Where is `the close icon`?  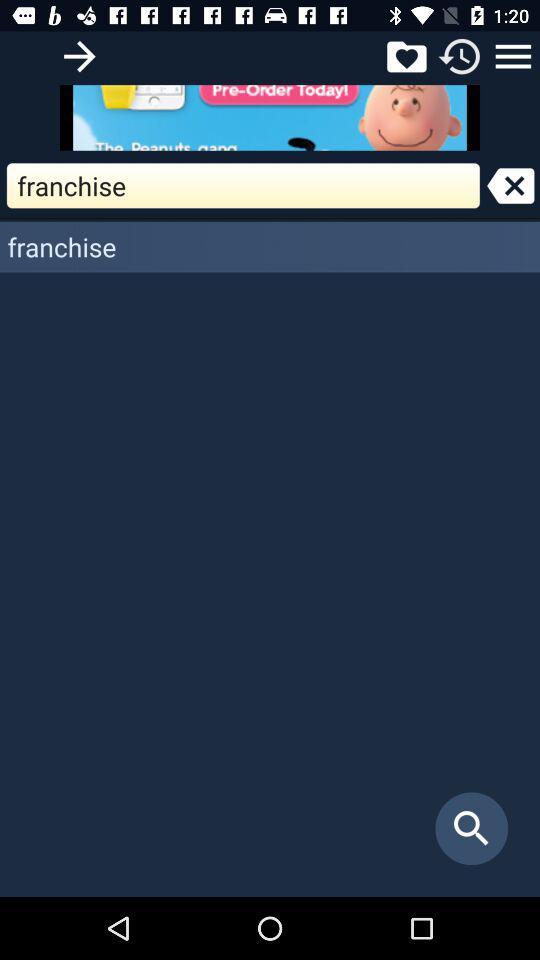 the close icon is located at coordinates (510, 185).